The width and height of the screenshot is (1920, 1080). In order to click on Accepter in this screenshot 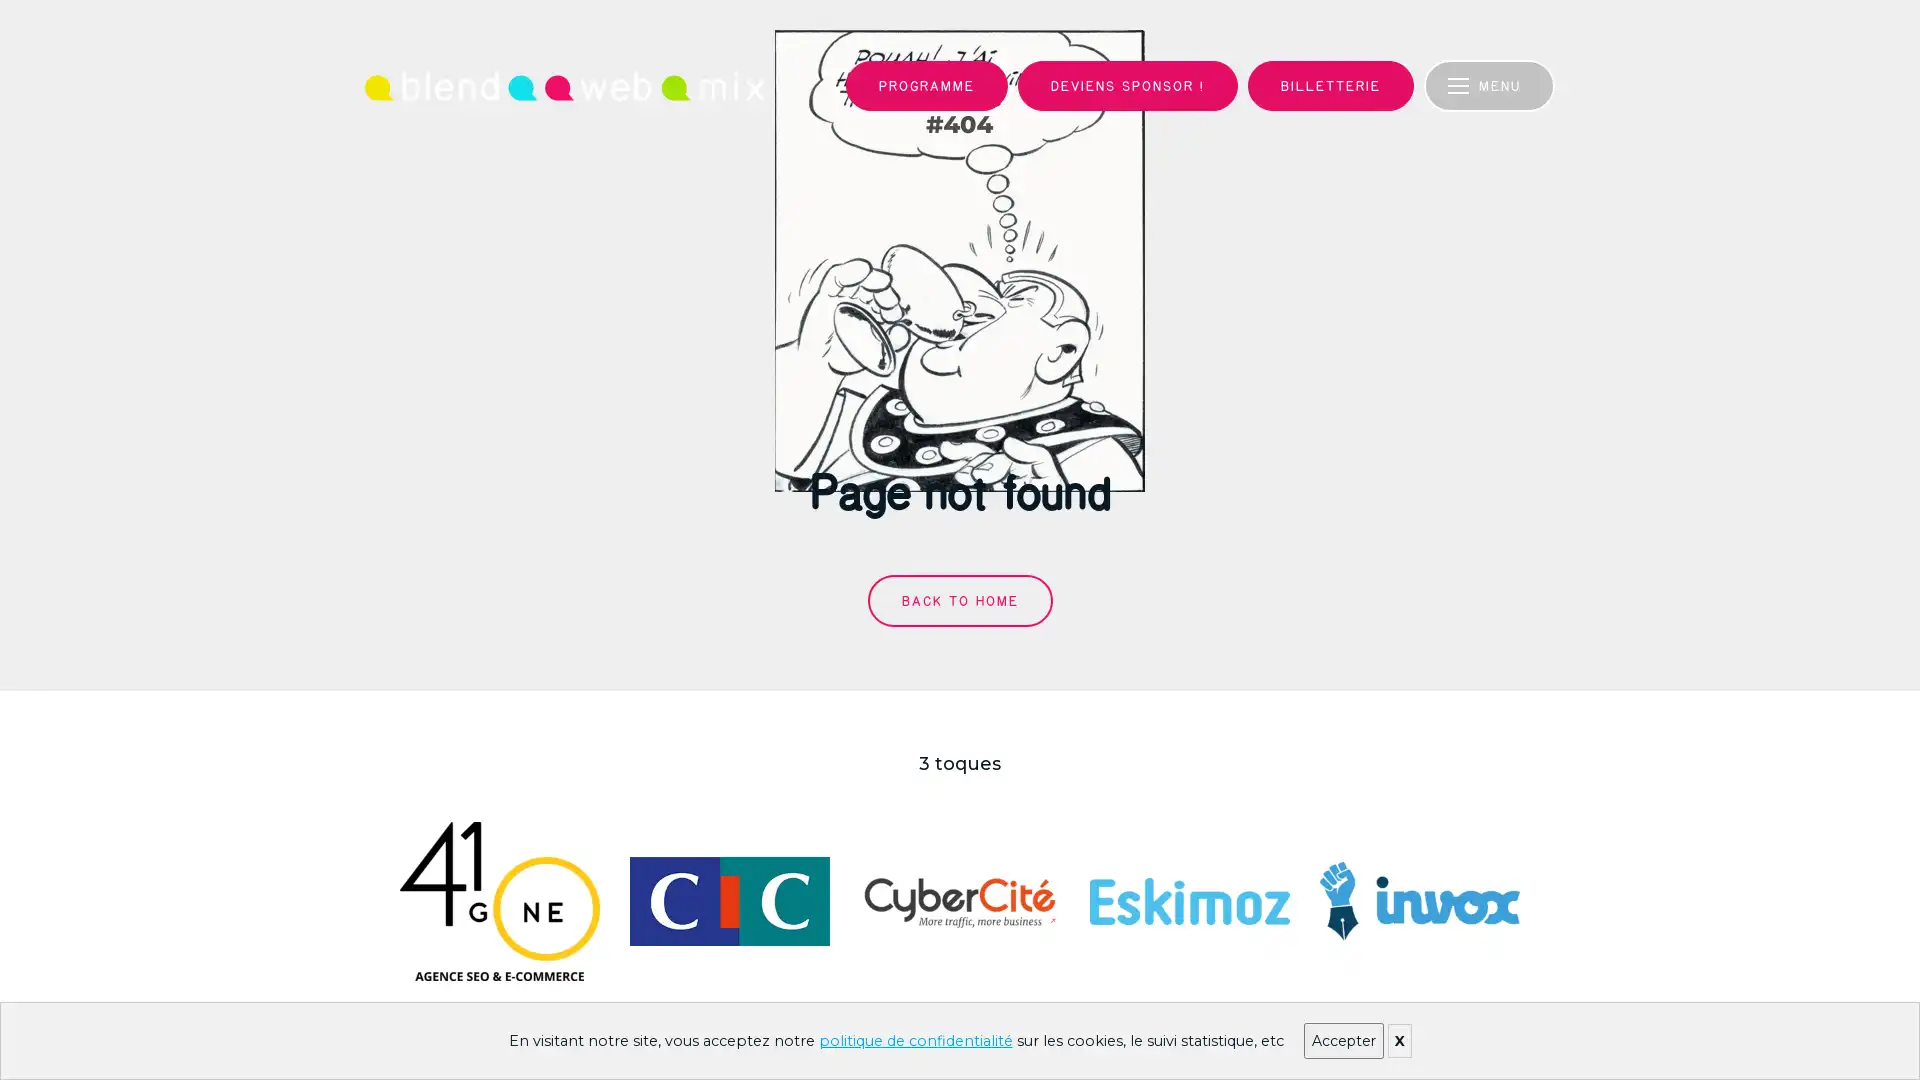, I will do `click(1343, 1040)`.